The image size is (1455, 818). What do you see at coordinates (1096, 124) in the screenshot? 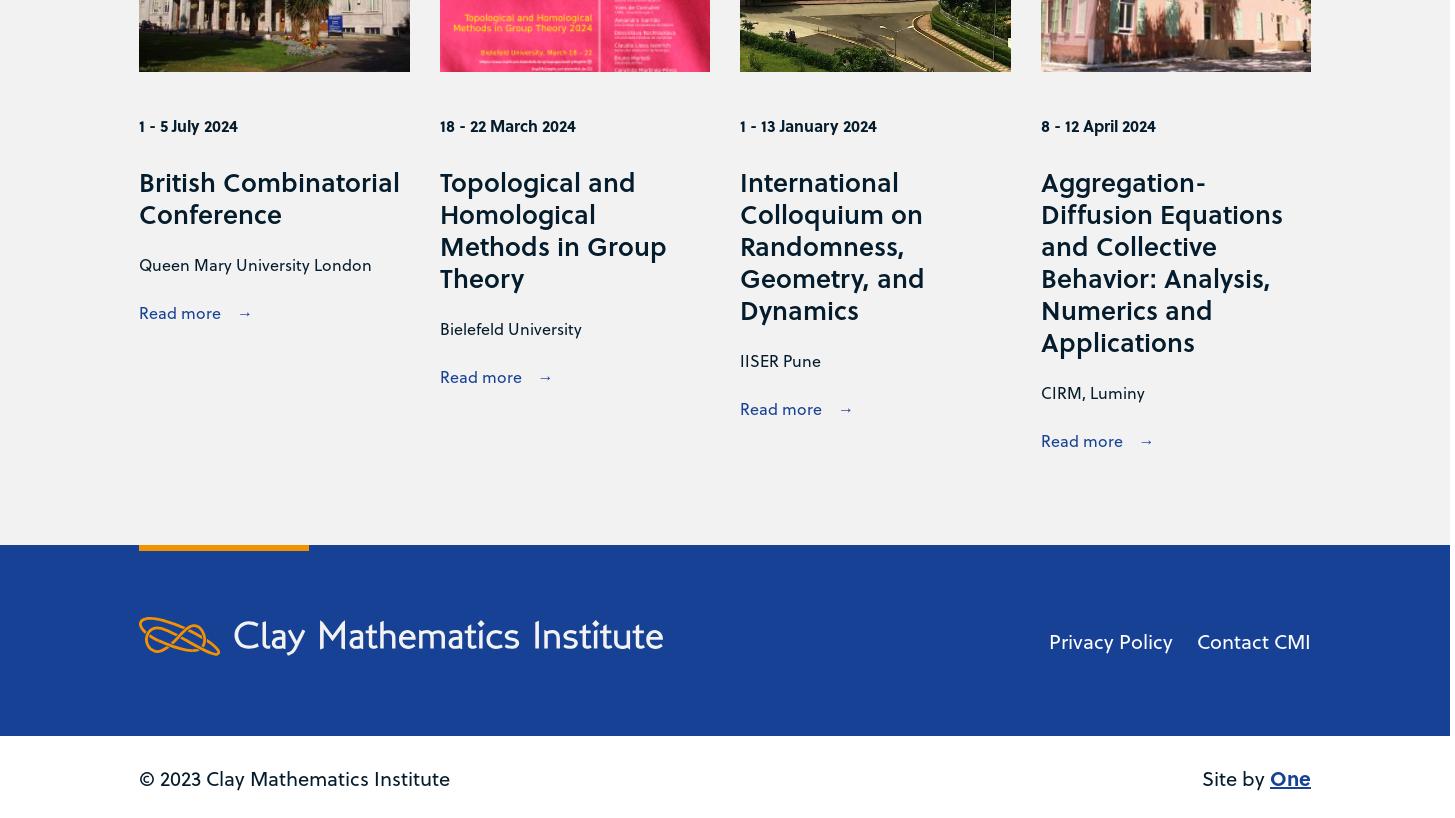
I see `'8 - 12  April 2024'` at bounding box center [1096, 124].